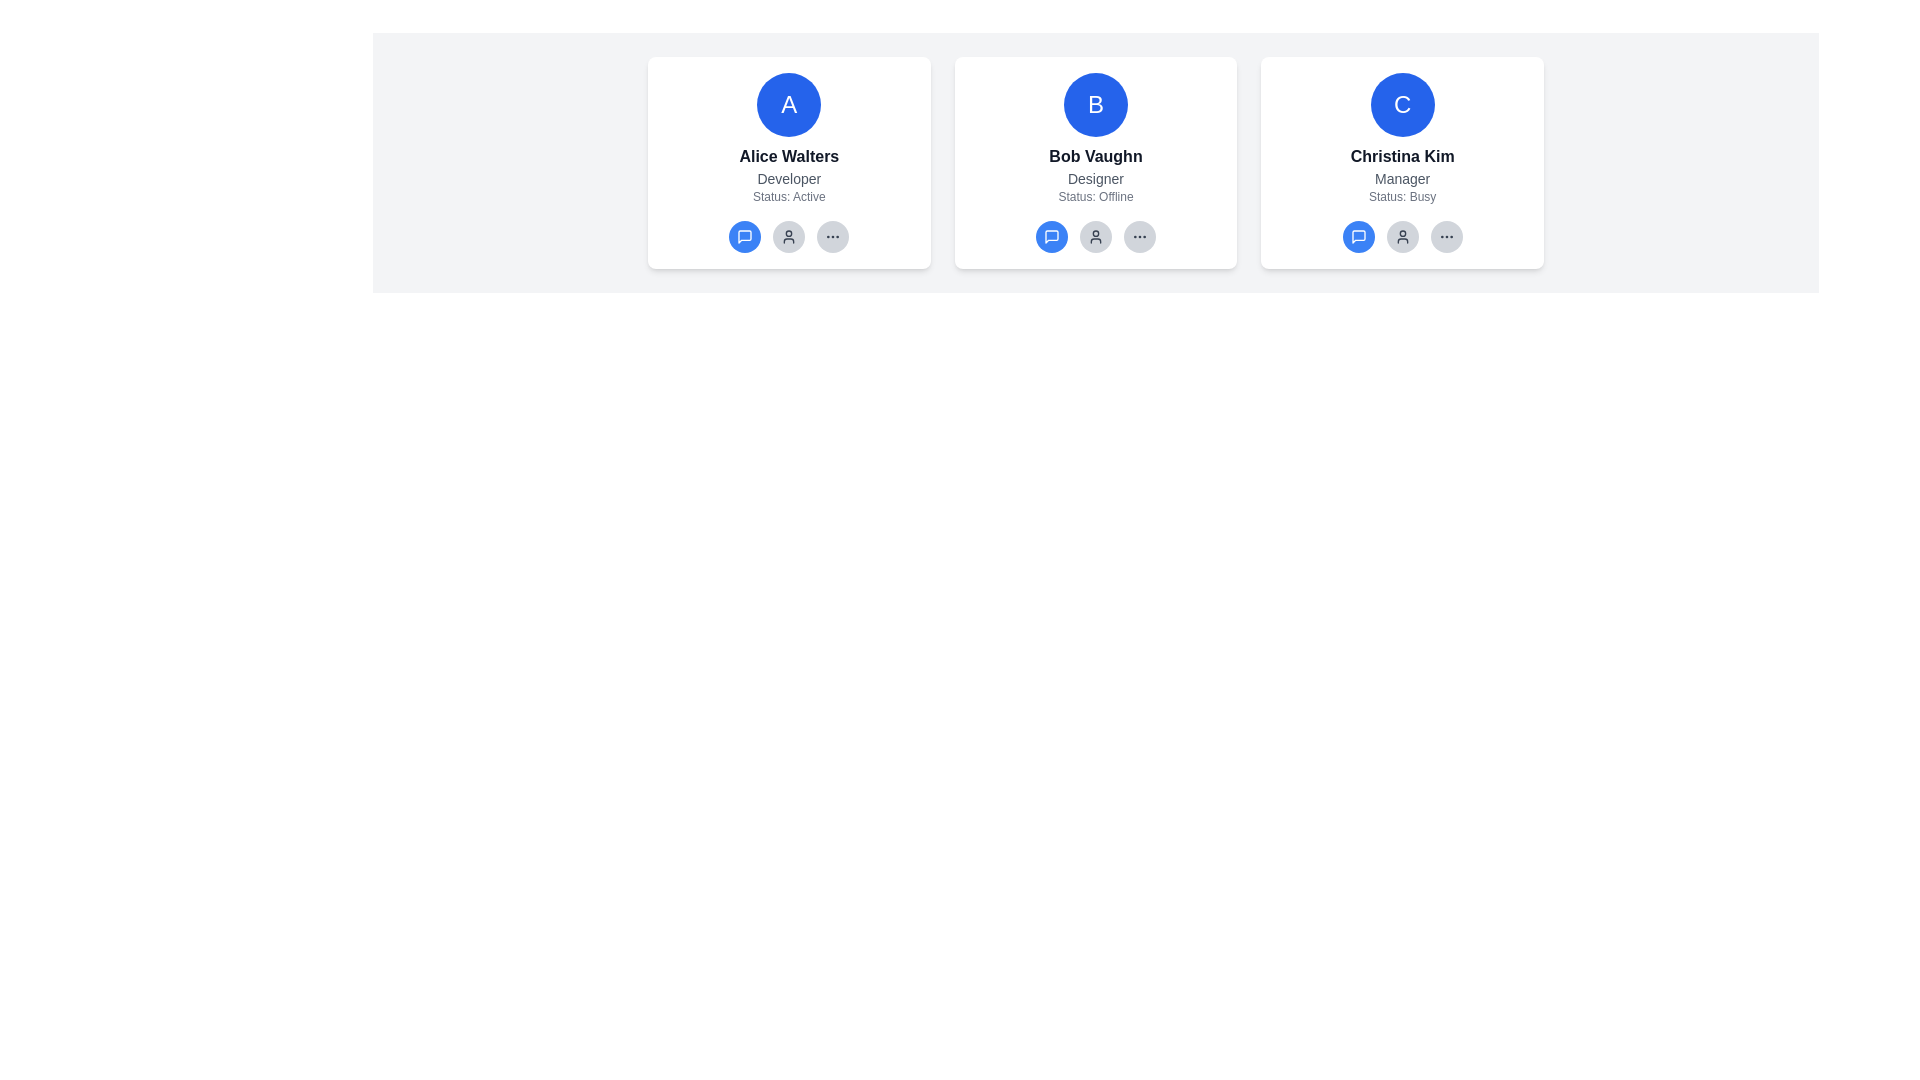 This screenshot has width=1920, height=1080. What do you see at coordinates (1094, 177) in the screenshot?
I see `the Text label indicating the role or designation of the individual in the profile card, which is positioned below 'Bob Vaughn' and above 'Status: Offline'` at bounding box center [1094, 177].